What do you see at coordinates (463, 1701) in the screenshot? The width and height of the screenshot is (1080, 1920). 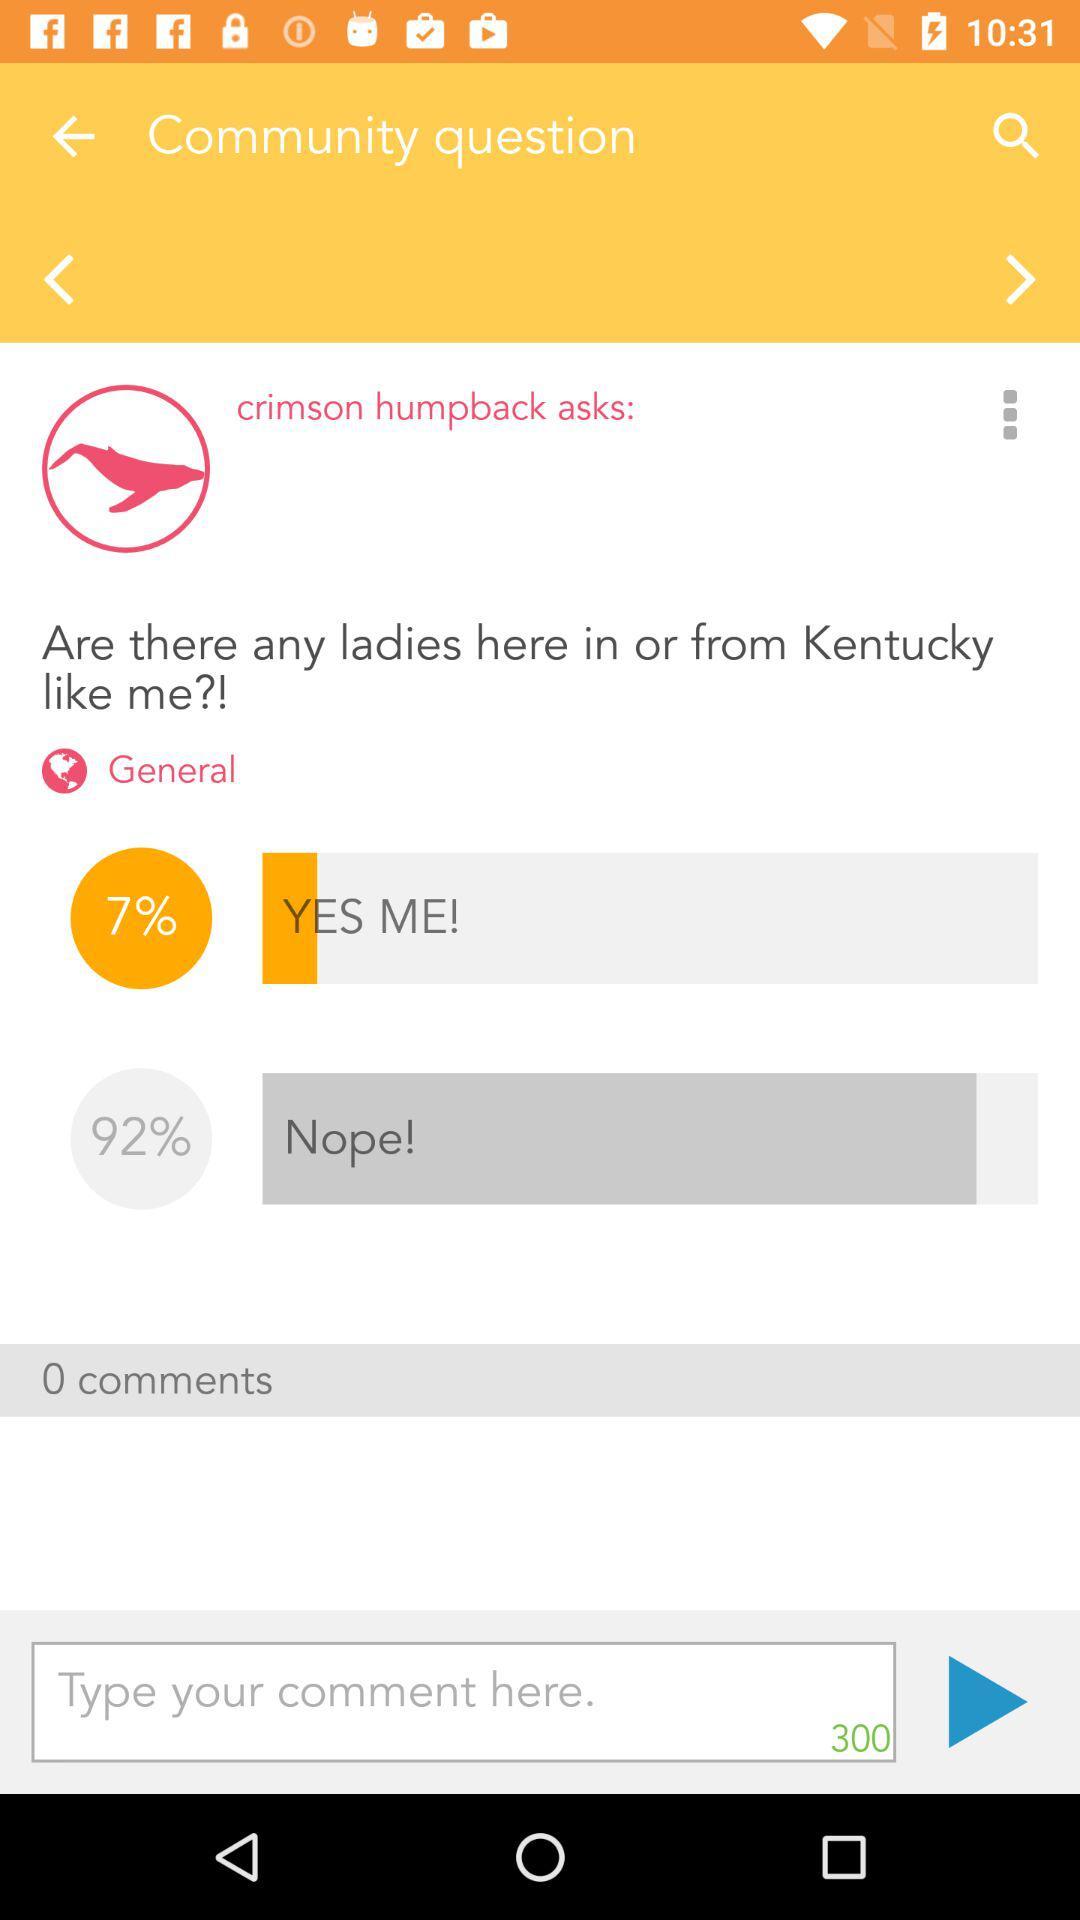 I see `the item next to the . item` at bounding box center [463, 1701].